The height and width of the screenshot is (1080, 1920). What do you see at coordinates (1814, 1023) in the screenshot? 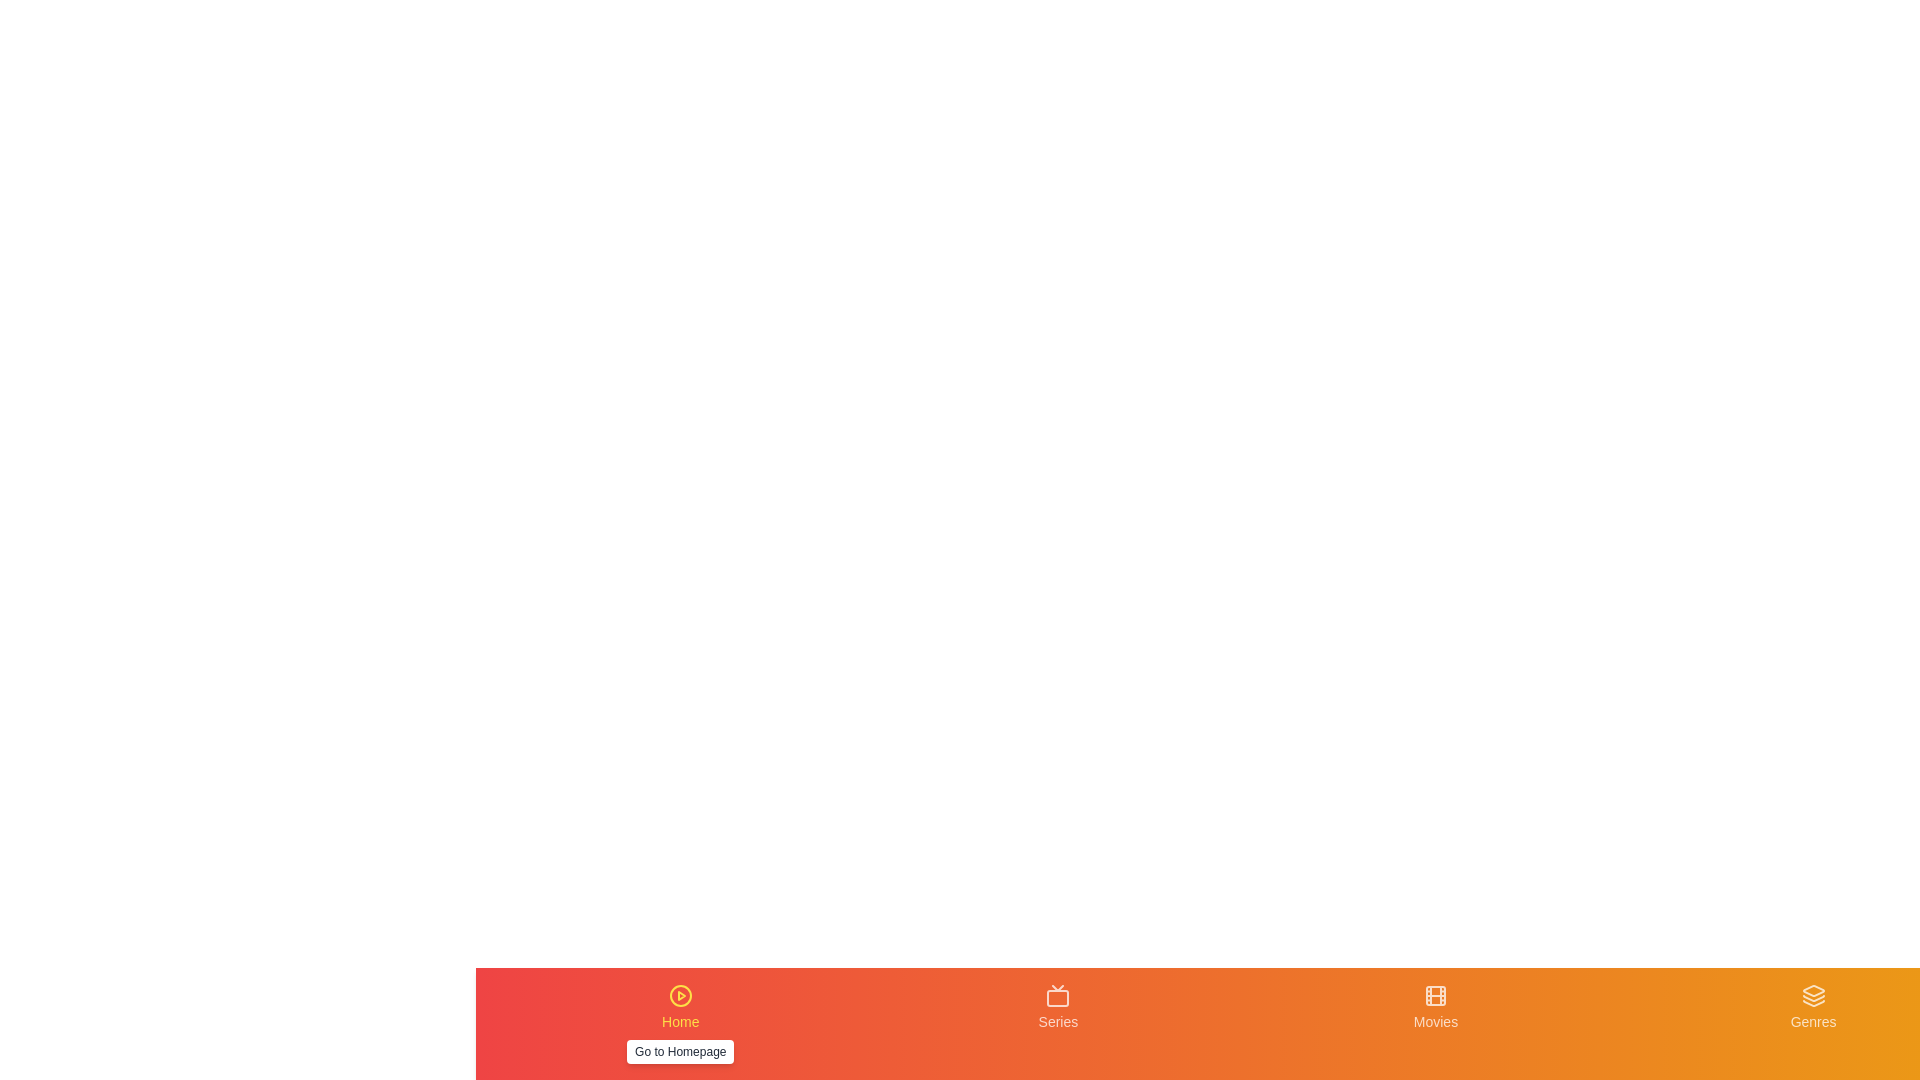
I see `the Genres tab to navigate` at bounding box center [1814, 1023].